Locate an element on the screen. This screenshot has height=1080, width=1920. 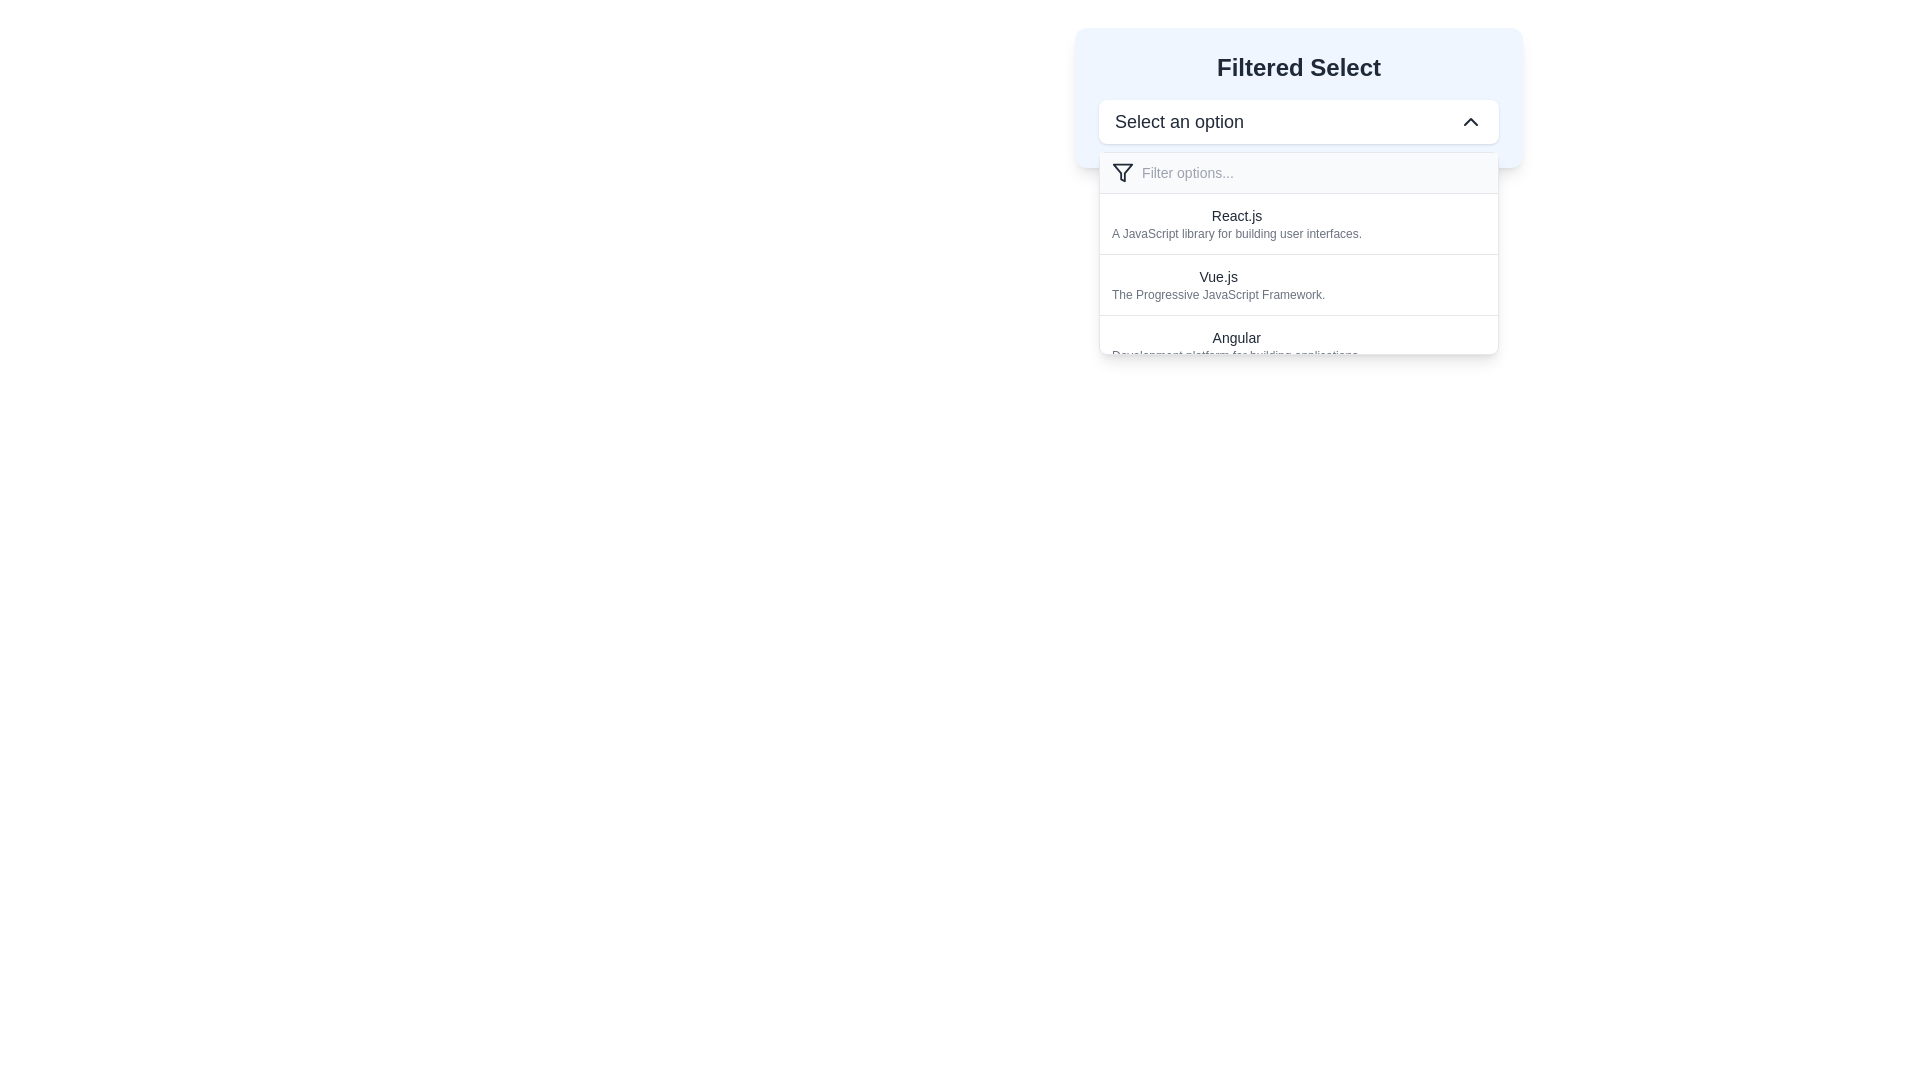
the 'Vue.js' dropdown option item located under the 'Filtered Select' dropdown menu is located at coordinates (1217, 285).